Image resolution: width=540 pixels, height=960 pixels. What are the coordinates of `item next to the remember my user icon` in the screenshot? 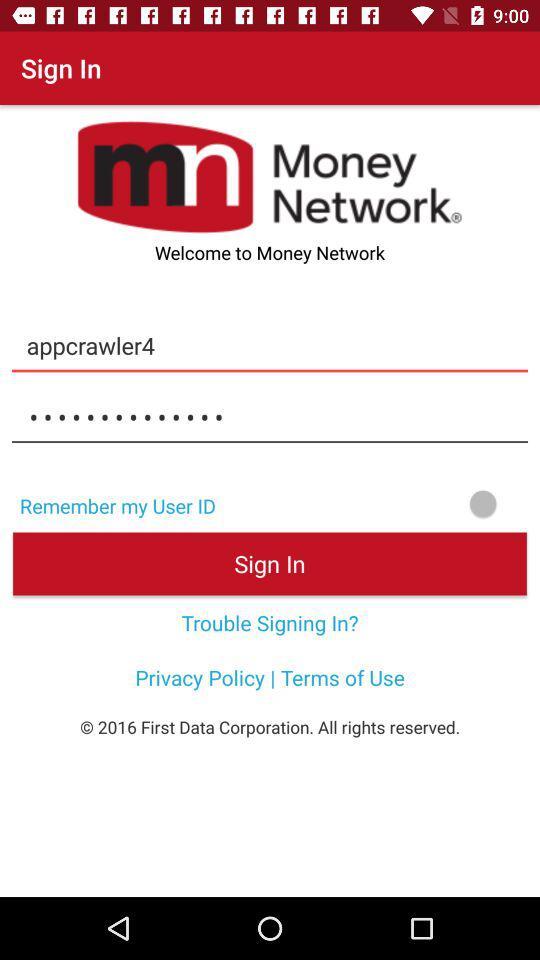 It's located at (384, 502).